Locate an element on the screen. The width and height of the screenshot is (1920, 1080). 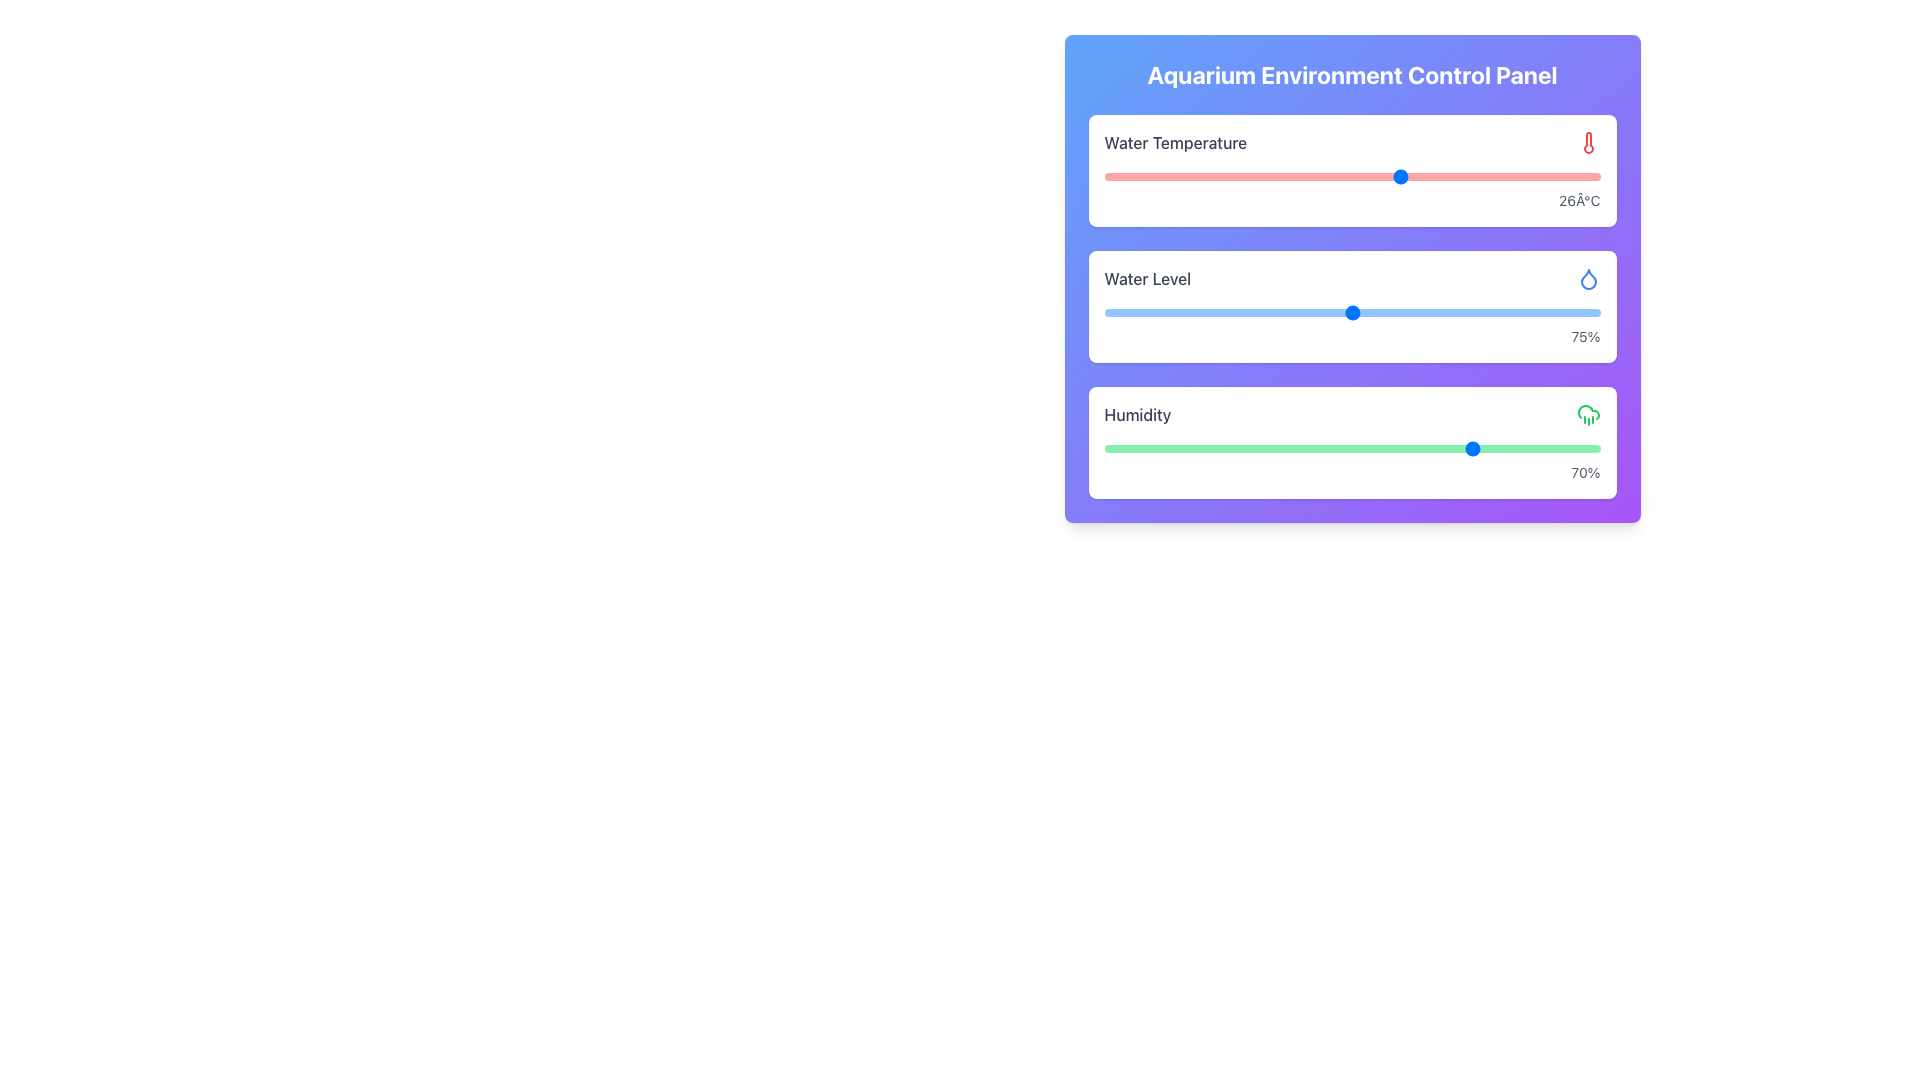
water level is located at coordinates (1539, 312).